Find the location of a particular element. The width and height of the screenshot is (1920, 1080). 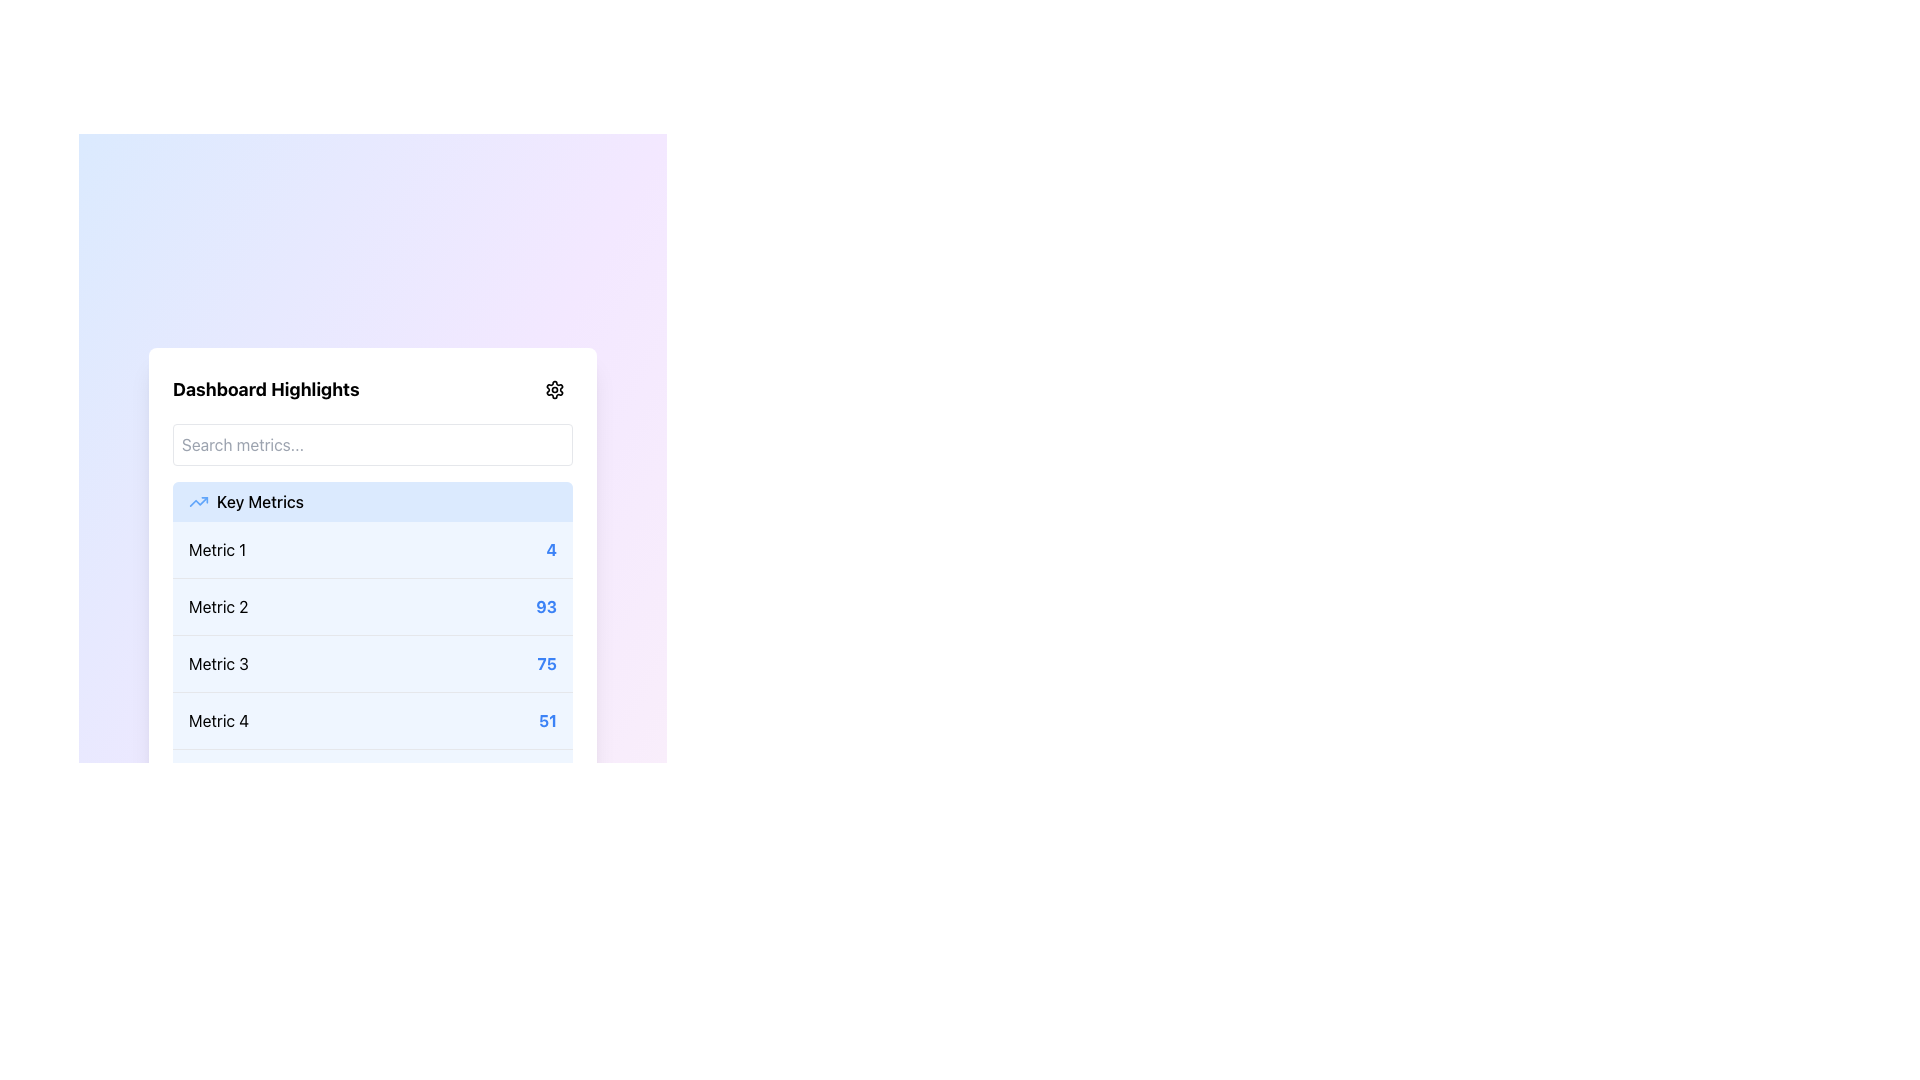

the 'Metric 2' text label located in the second row of the metrics list within the 'Dashboard Highlights' panel is located at coordinates (218, 605).